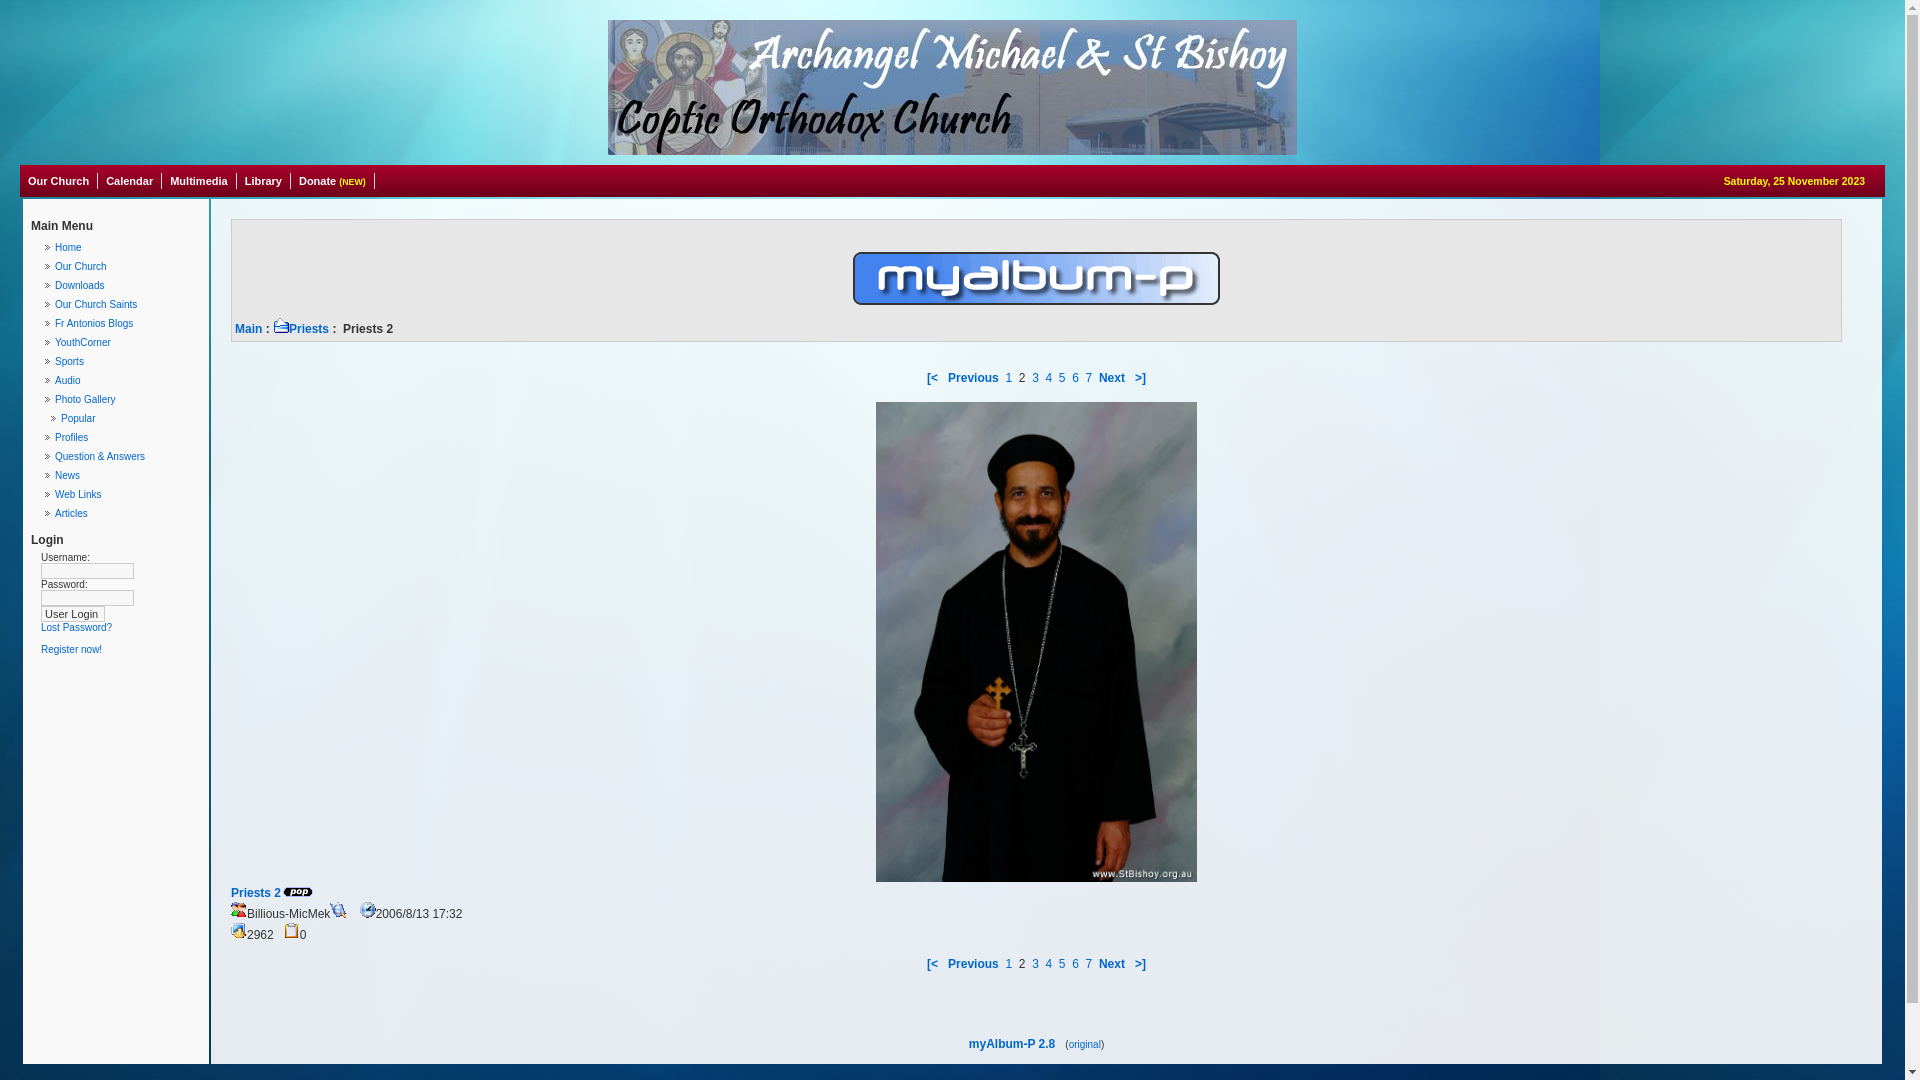 This screenshot has width=1920, height=1080. I want to click on 'Next', so click(1098, 963).